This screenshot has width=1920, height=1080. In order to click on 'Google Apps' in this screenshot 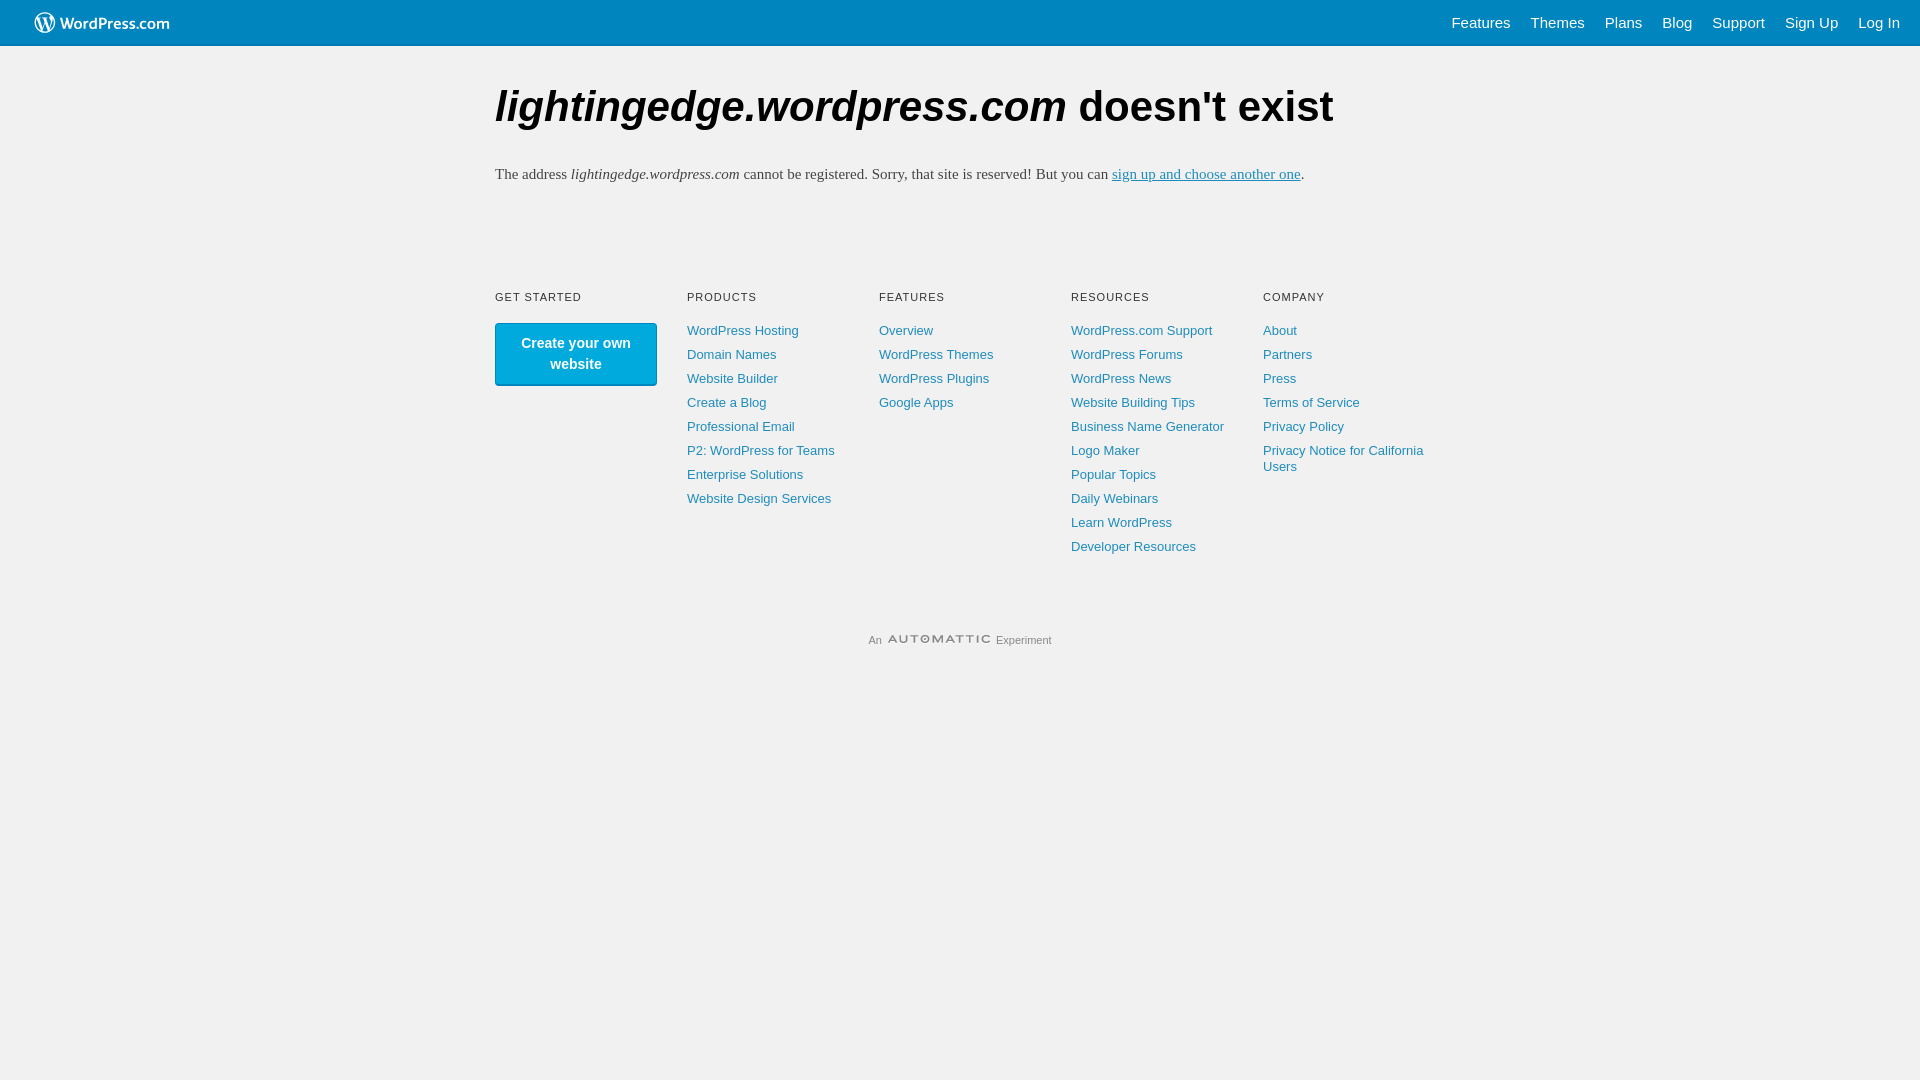, I will do `click(915, 402)`.